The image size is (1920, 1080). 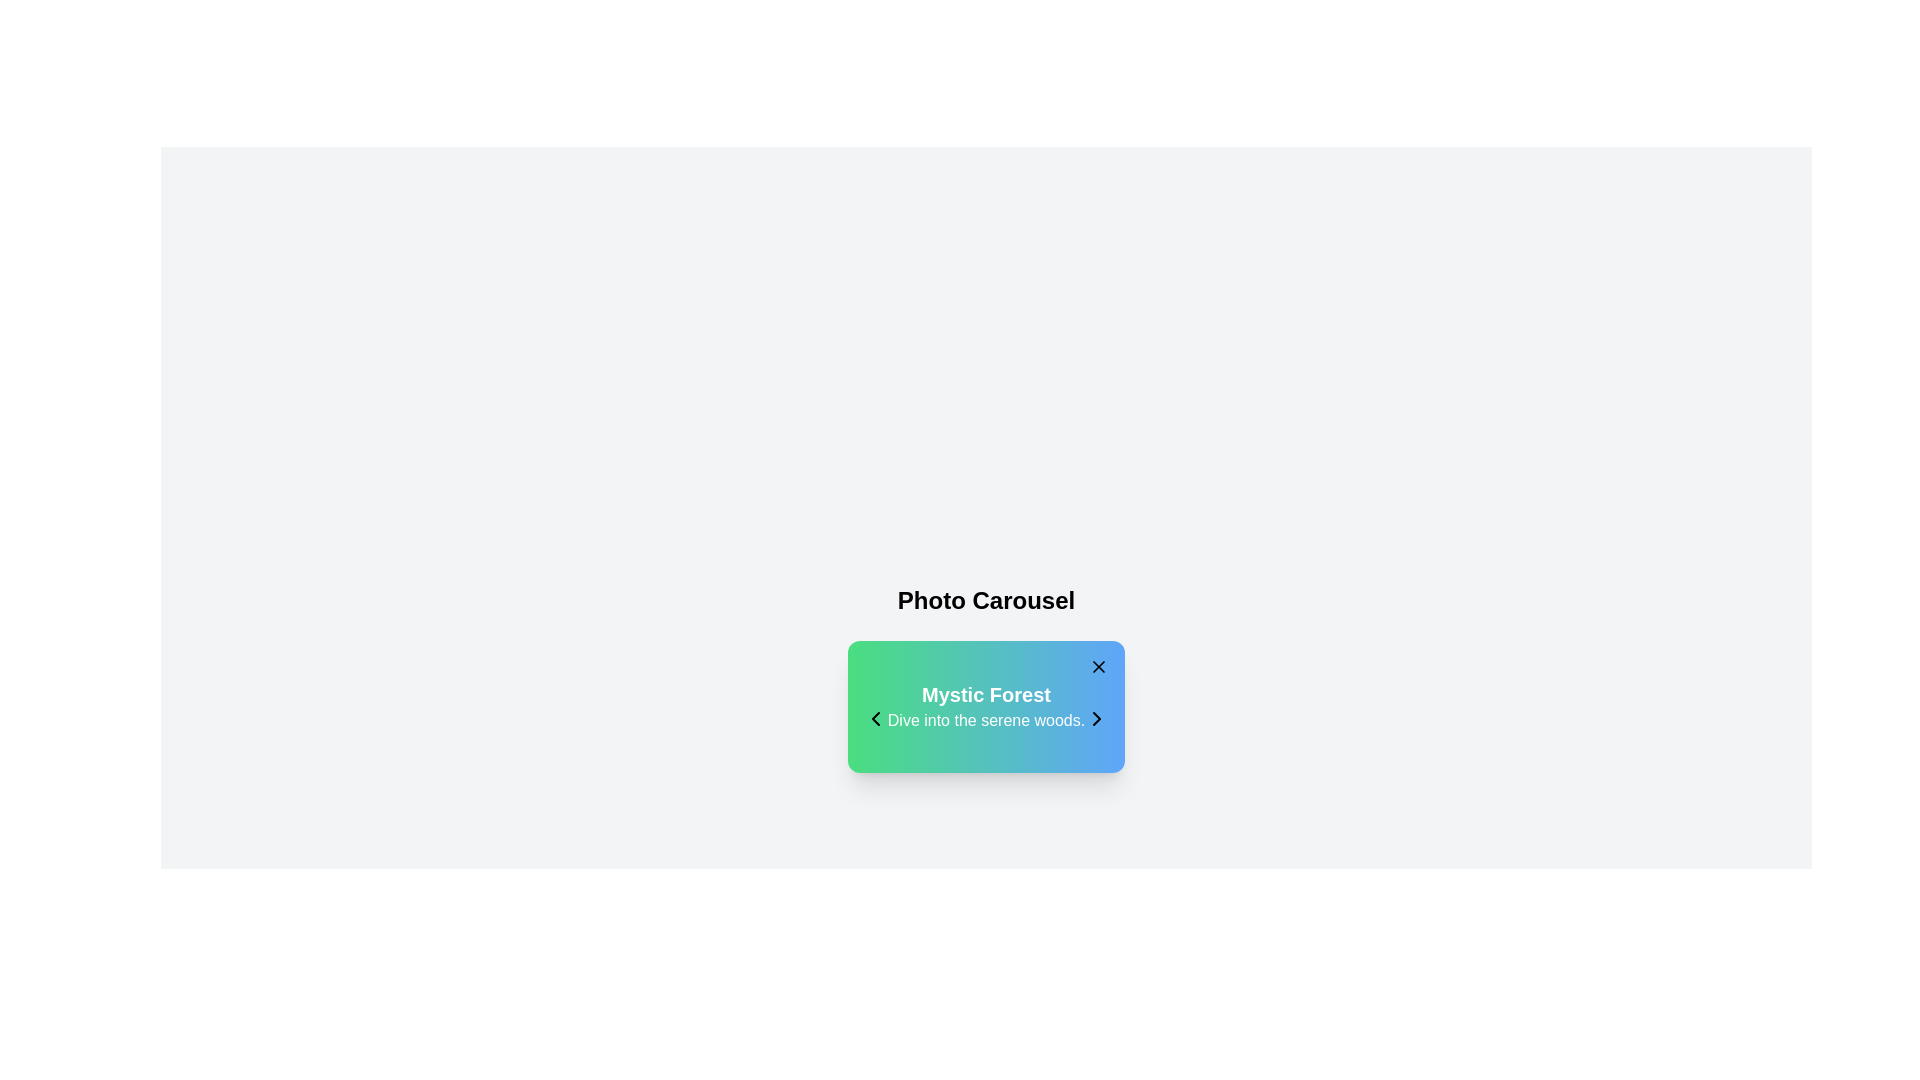 What do you see at coordinates (875, 717) in the screenshot?
I see `the leftward-pointing chevron icon within the green-blue gradient dialog box near the bottom center, associated with the text 'Mystic Forest'` at bounding box center [875, 717].